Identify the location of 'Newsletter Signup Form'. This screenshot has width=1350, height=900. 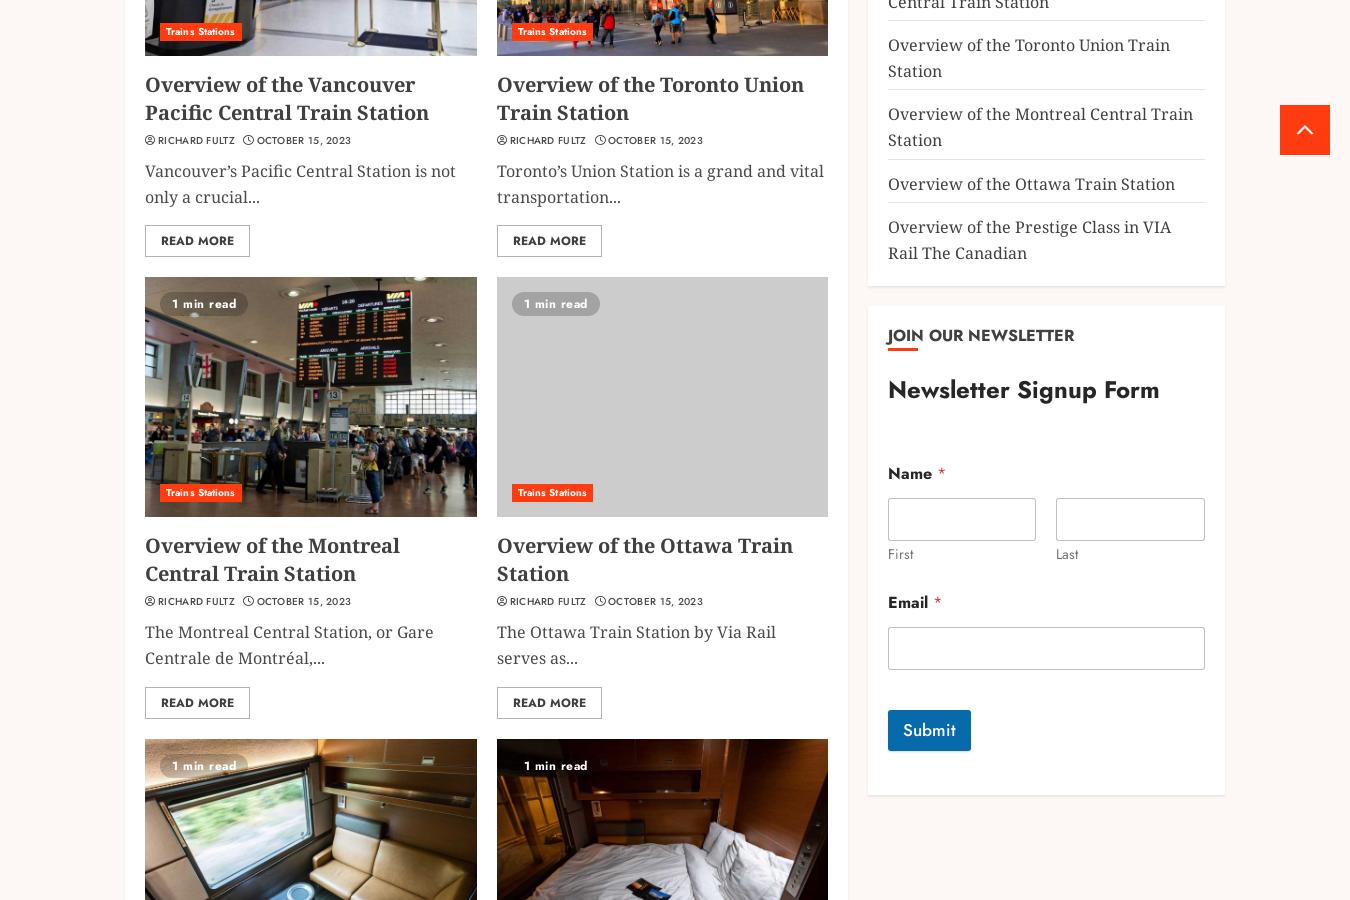
(1023, 389).